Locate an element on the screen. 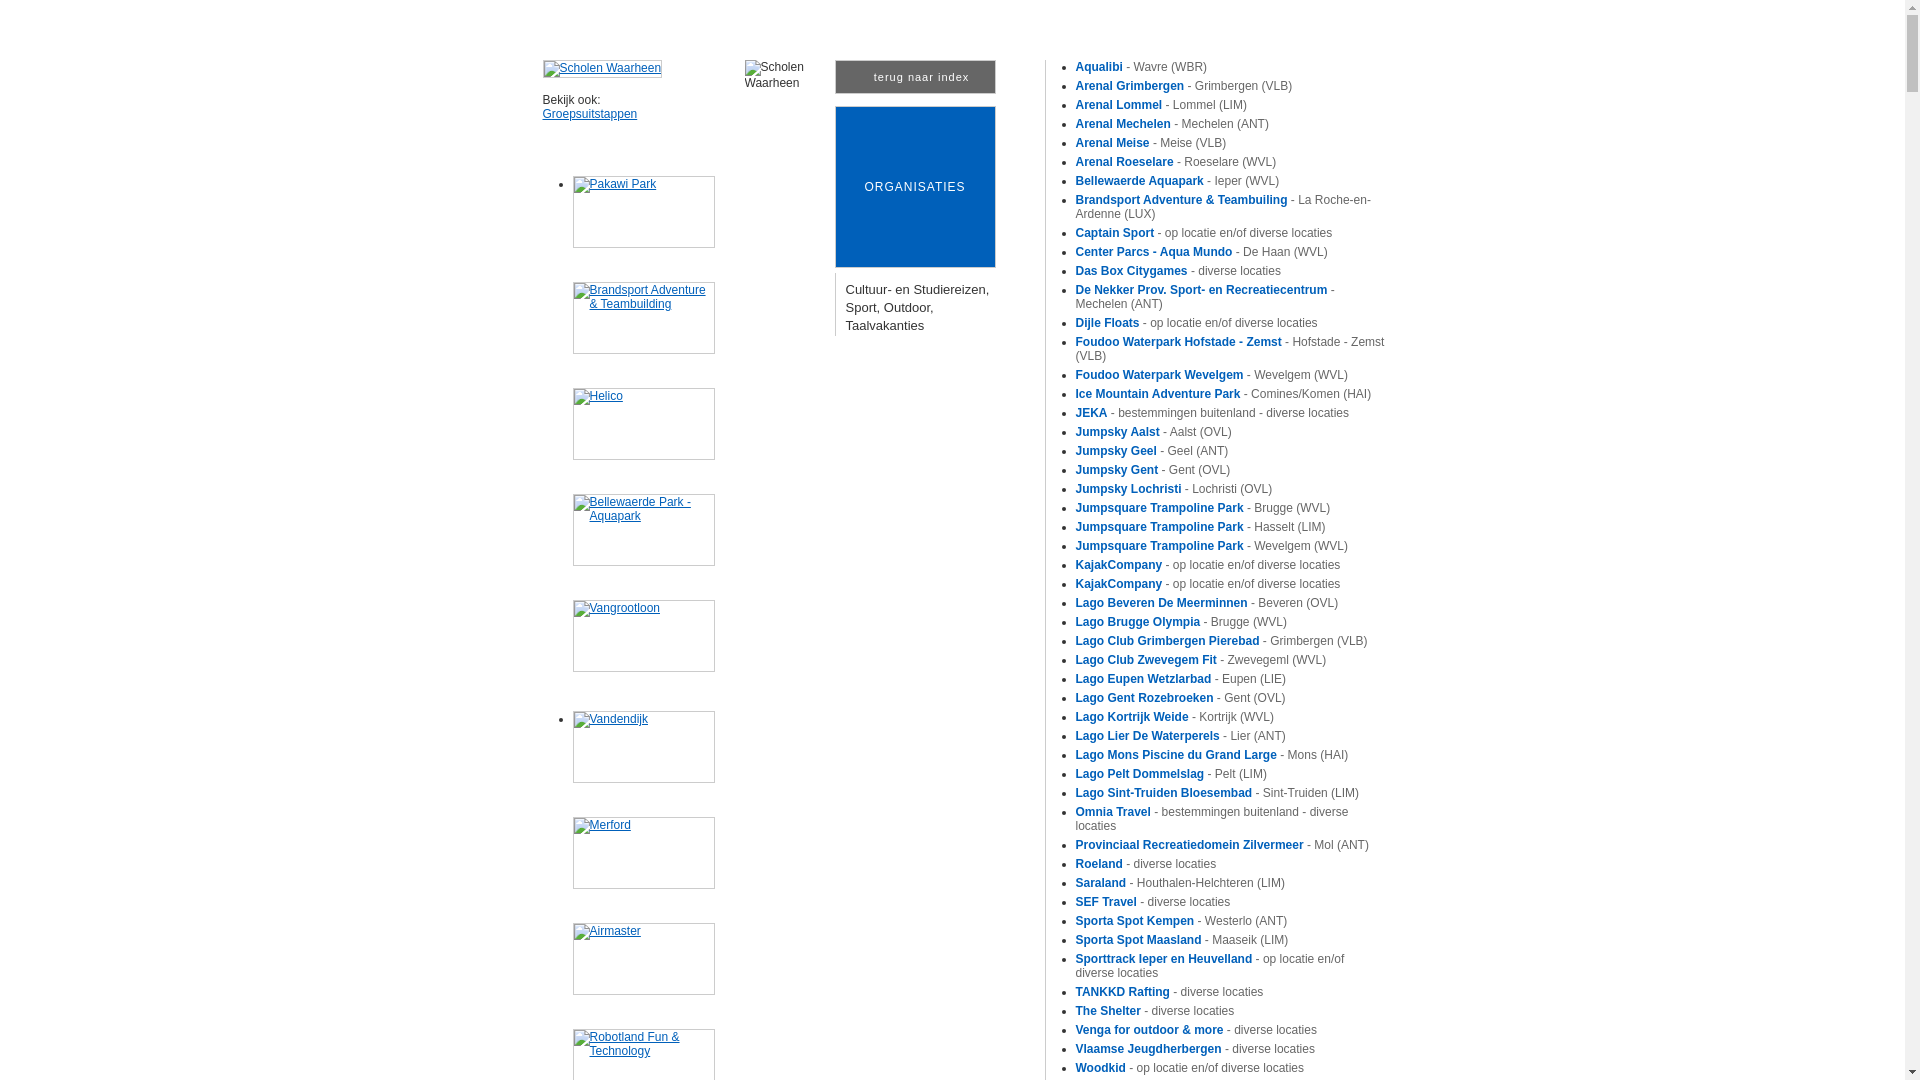 The height and width of the screenshot is (1080, 1920). 'Airmaster' is located at coordinates (643, 958).